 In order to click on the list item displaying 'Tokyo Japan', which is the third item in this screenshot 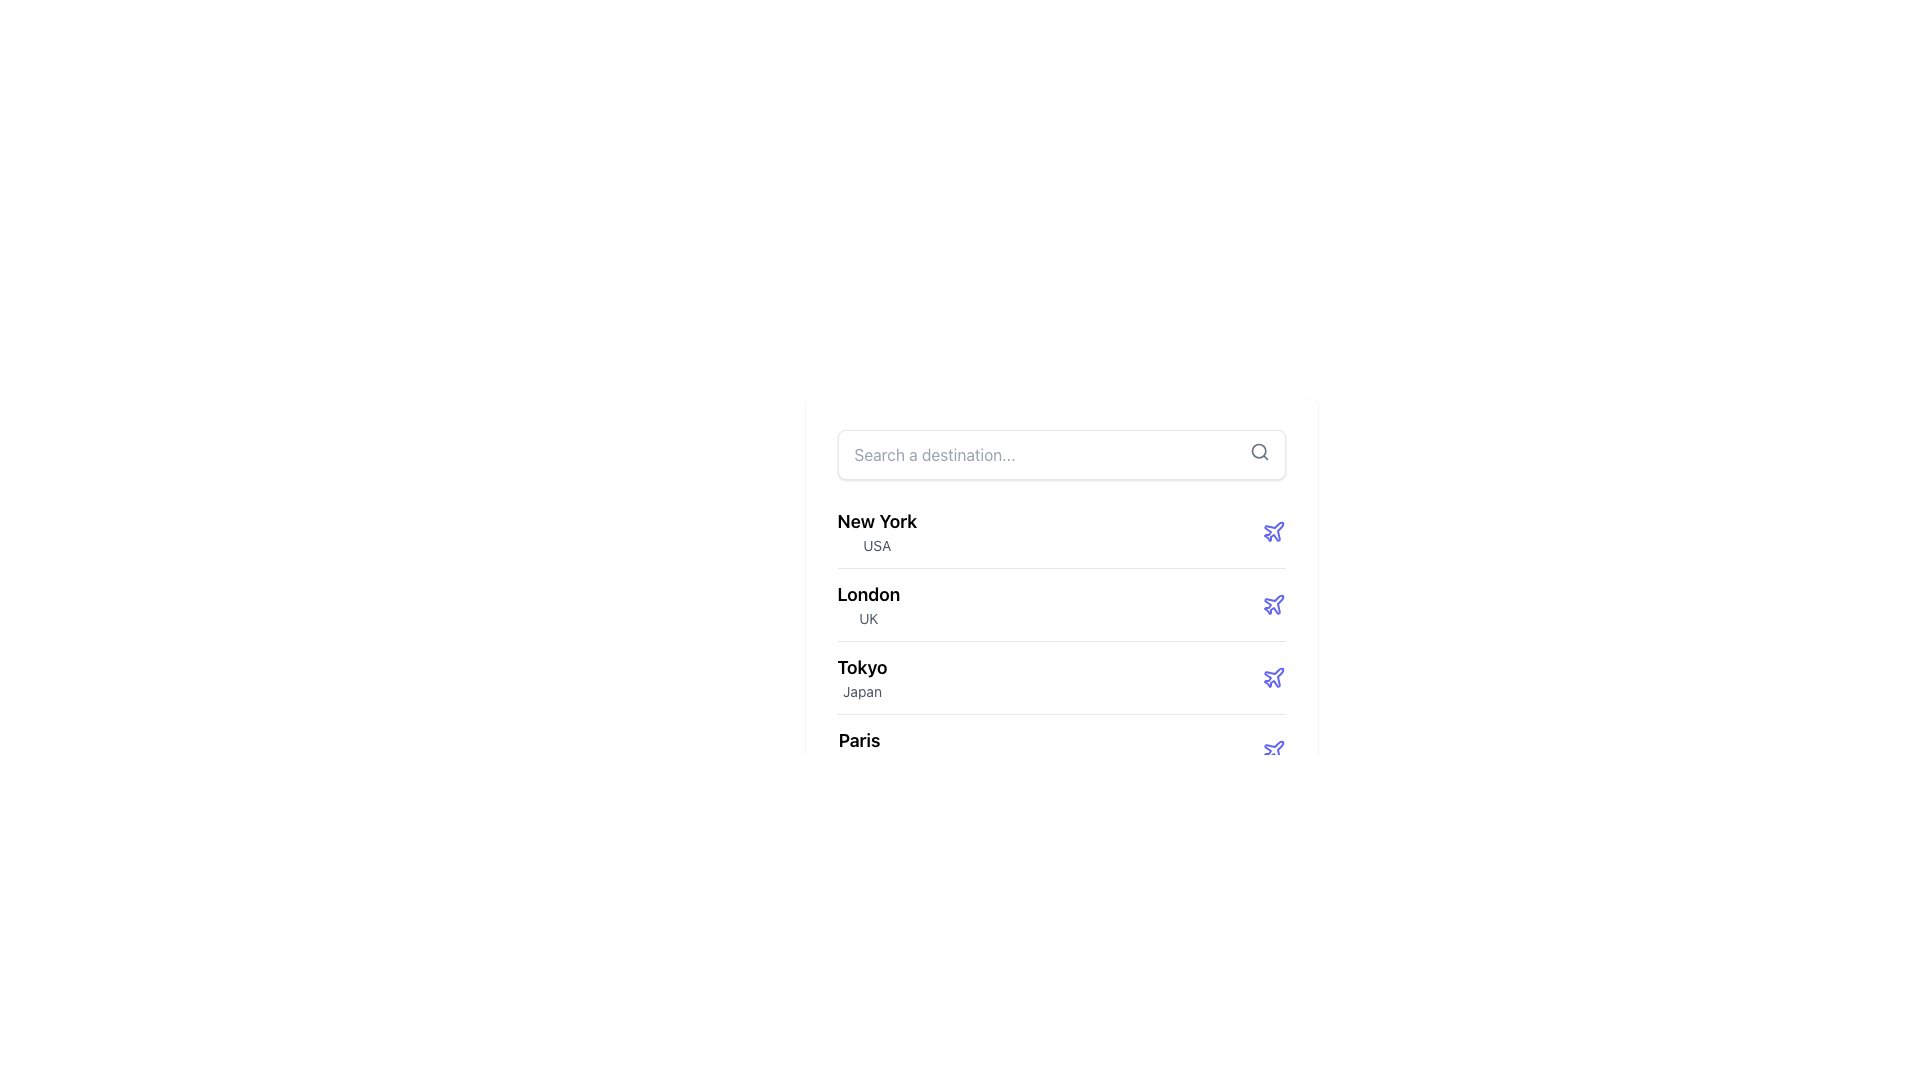, I will do `click(1060, 644)`.